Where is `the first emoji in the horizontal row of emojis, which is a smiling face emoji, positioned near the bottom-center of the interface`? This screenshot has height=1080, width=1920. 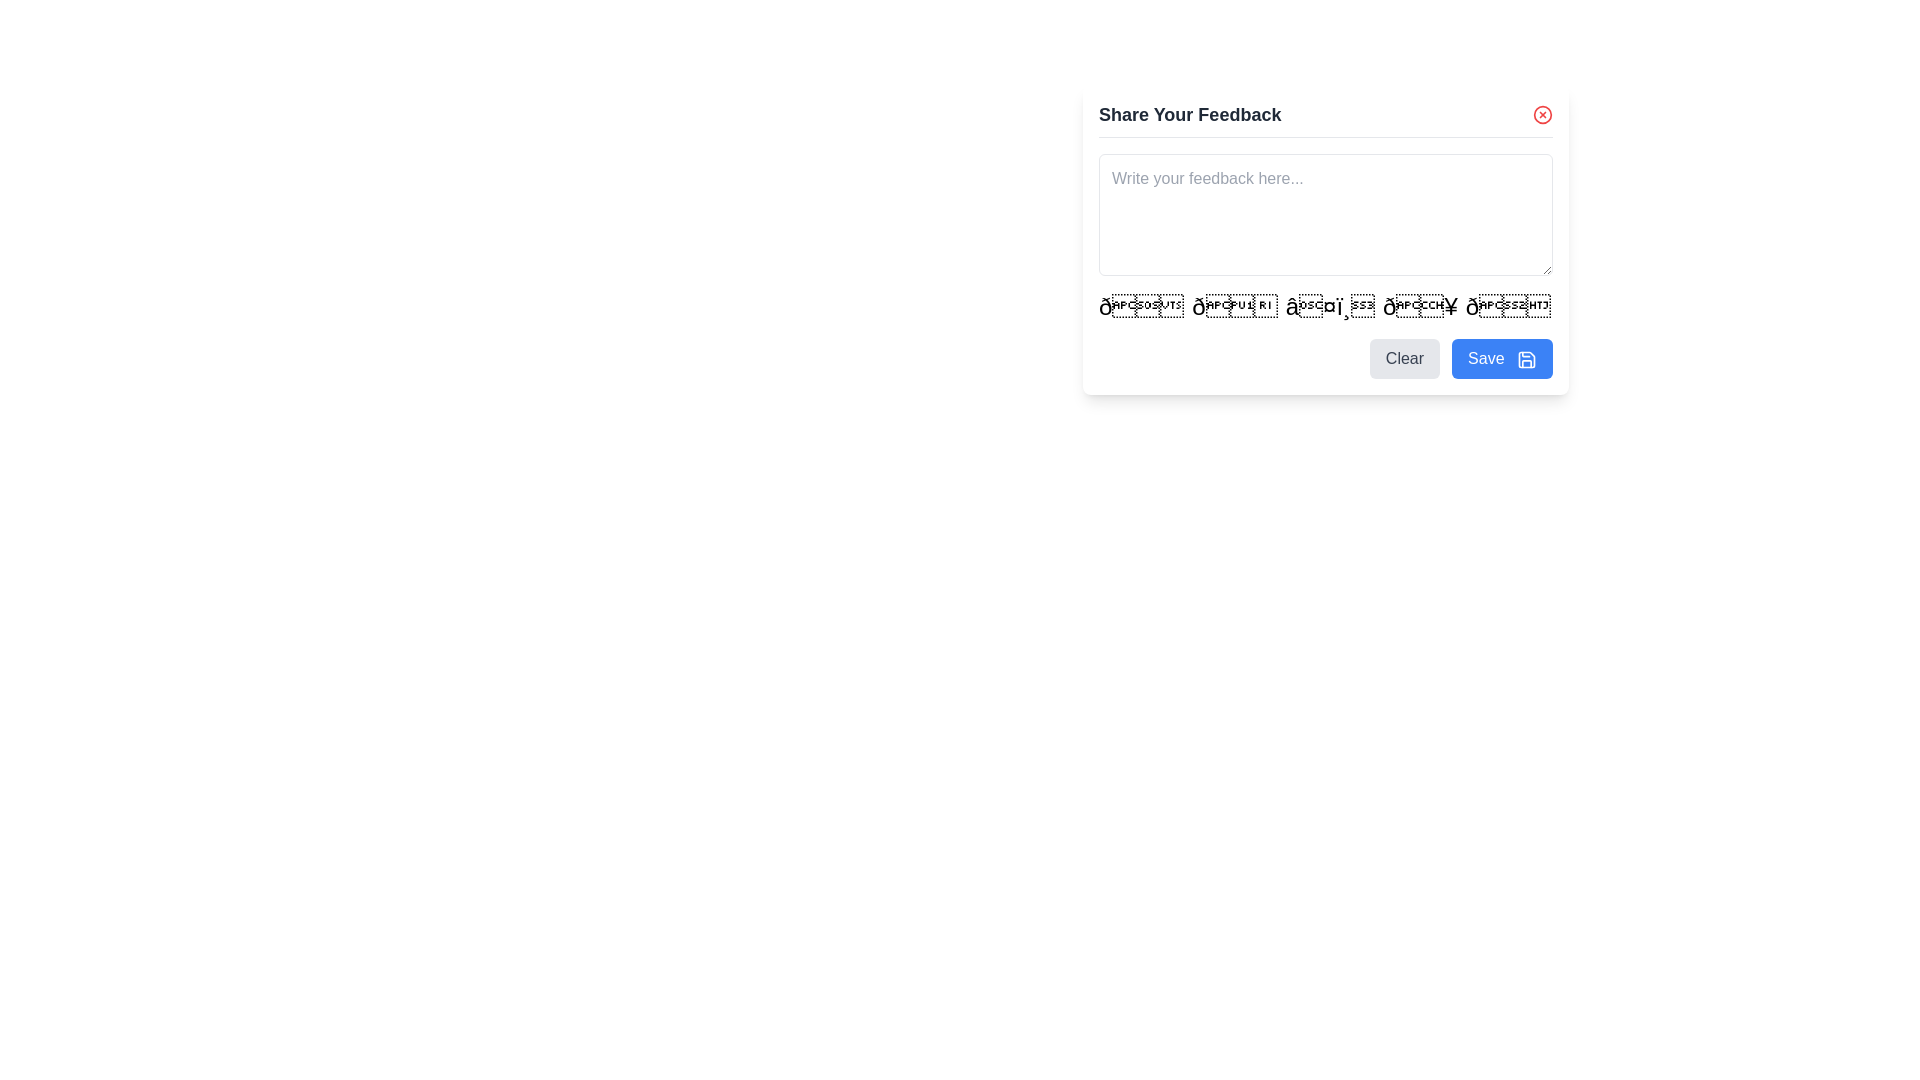
the first emoji in the horizontal row of emojis, which is a smiling face emoji, positioned near the bottom-center of the interface is located at coordinates (1141, 307).